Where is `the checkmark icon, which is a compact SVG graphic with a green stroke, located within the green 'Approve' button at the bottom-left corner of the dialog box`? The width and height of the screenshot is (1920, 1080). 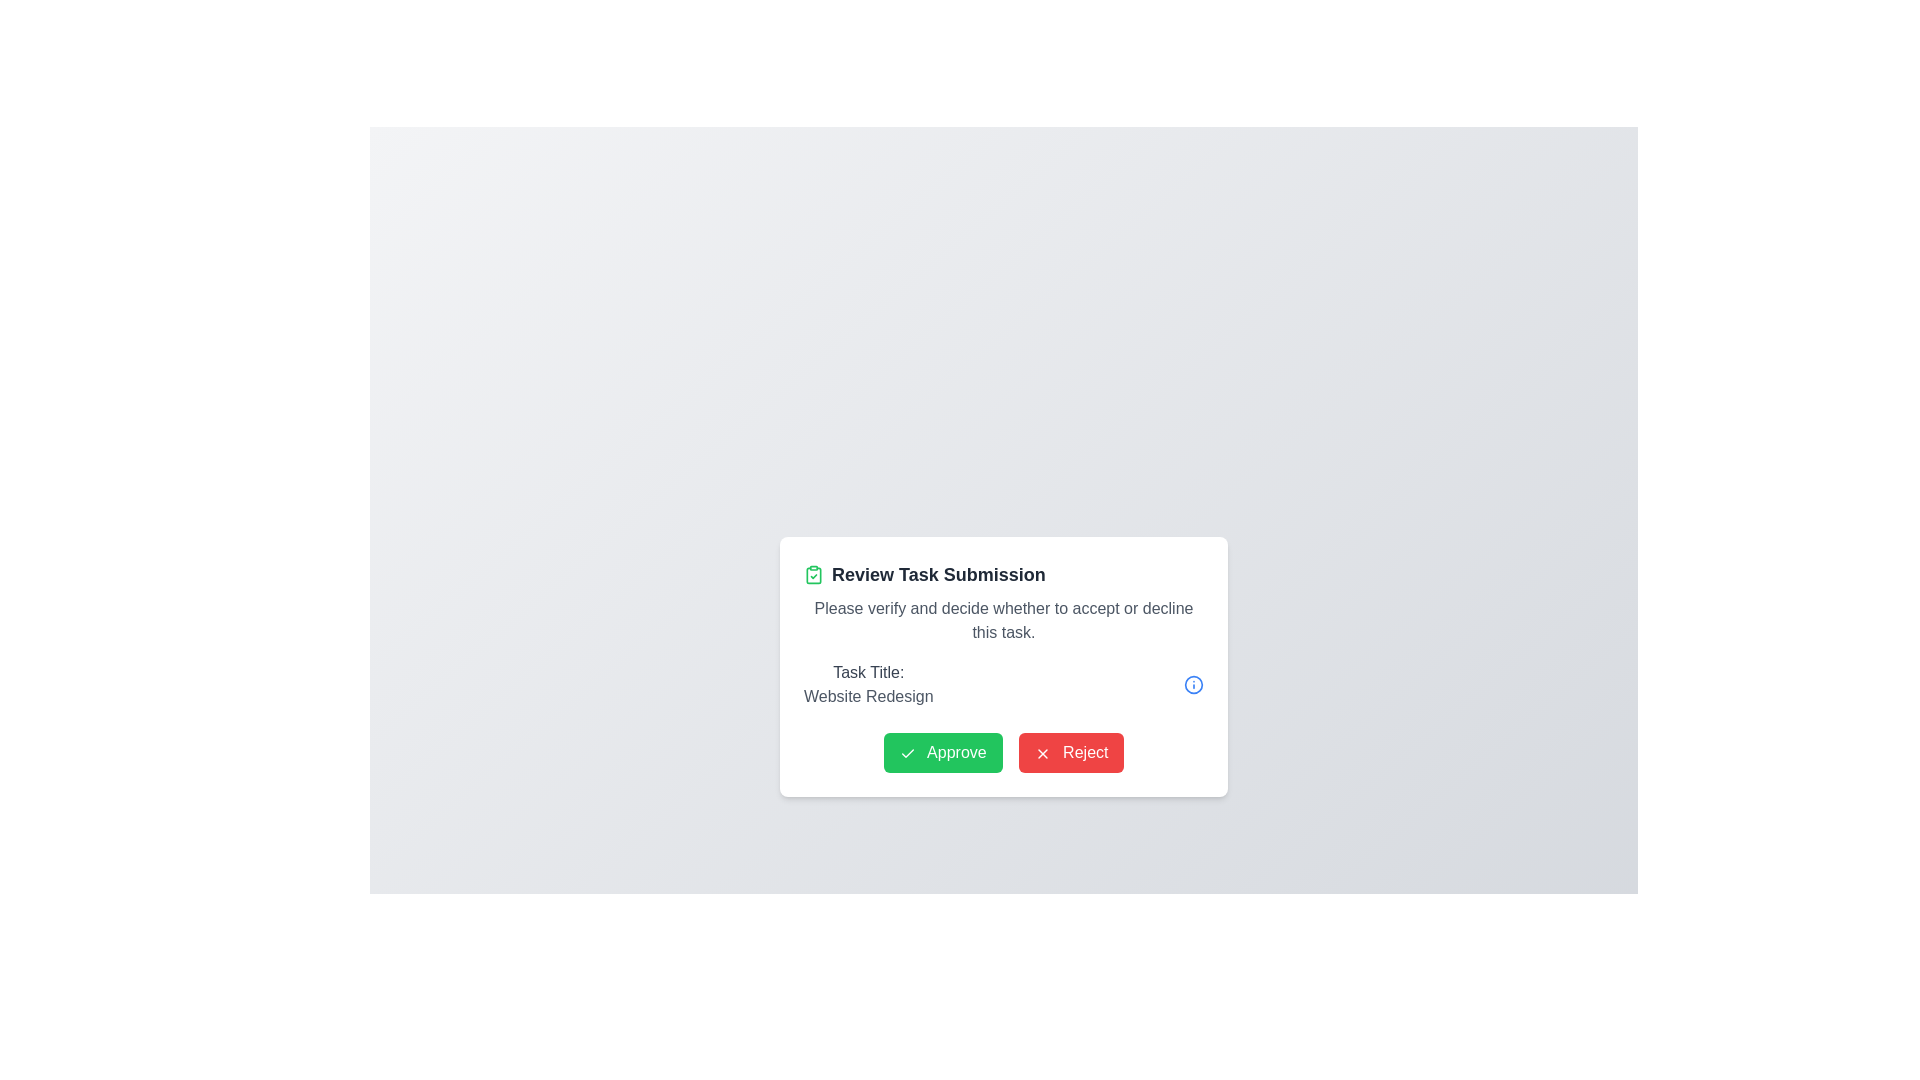
the checkmark icon, which is a compact SVG graphic with a green stroke, located within the green 'Approve' button at the bottom-left corner of the dialog box is located at coordinates (906, 753).